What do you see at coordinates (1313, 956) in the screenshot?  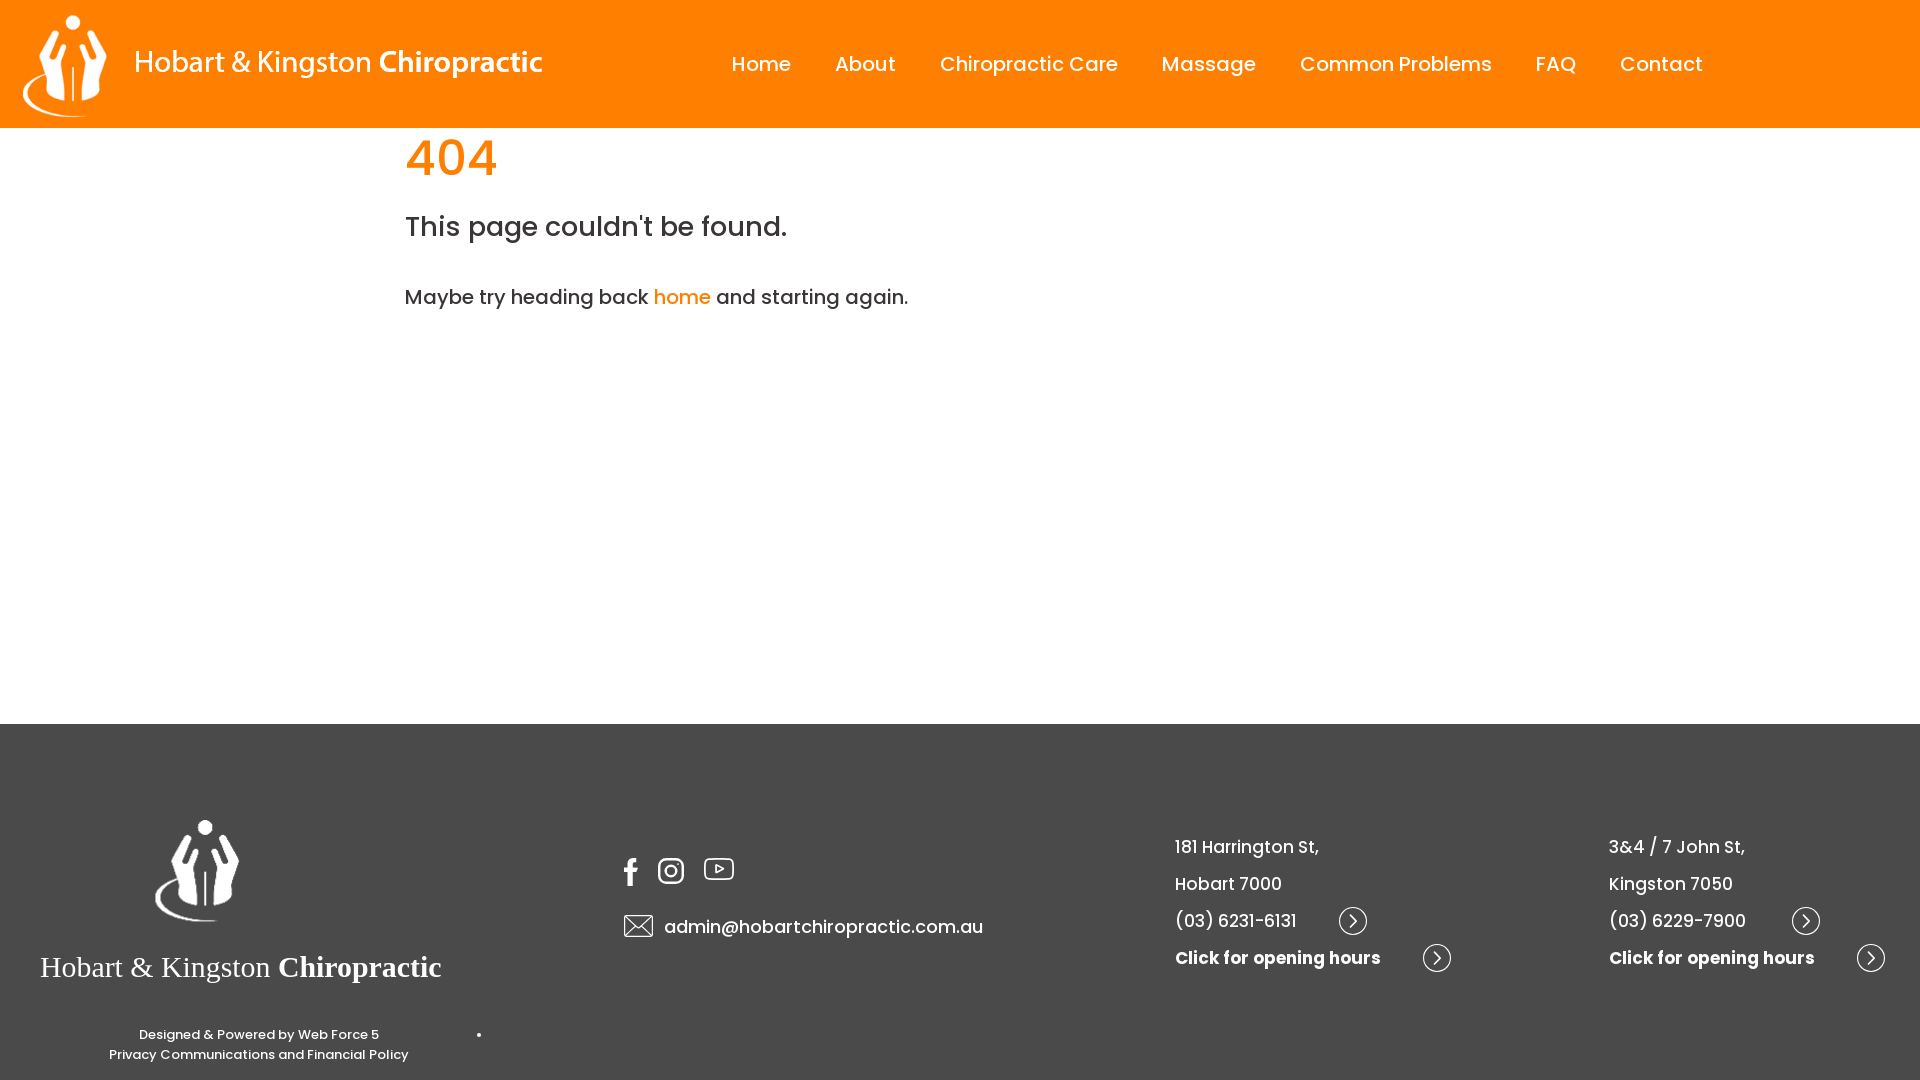 I see `'Click for opening hours'` at bounding box center [1313, 956].